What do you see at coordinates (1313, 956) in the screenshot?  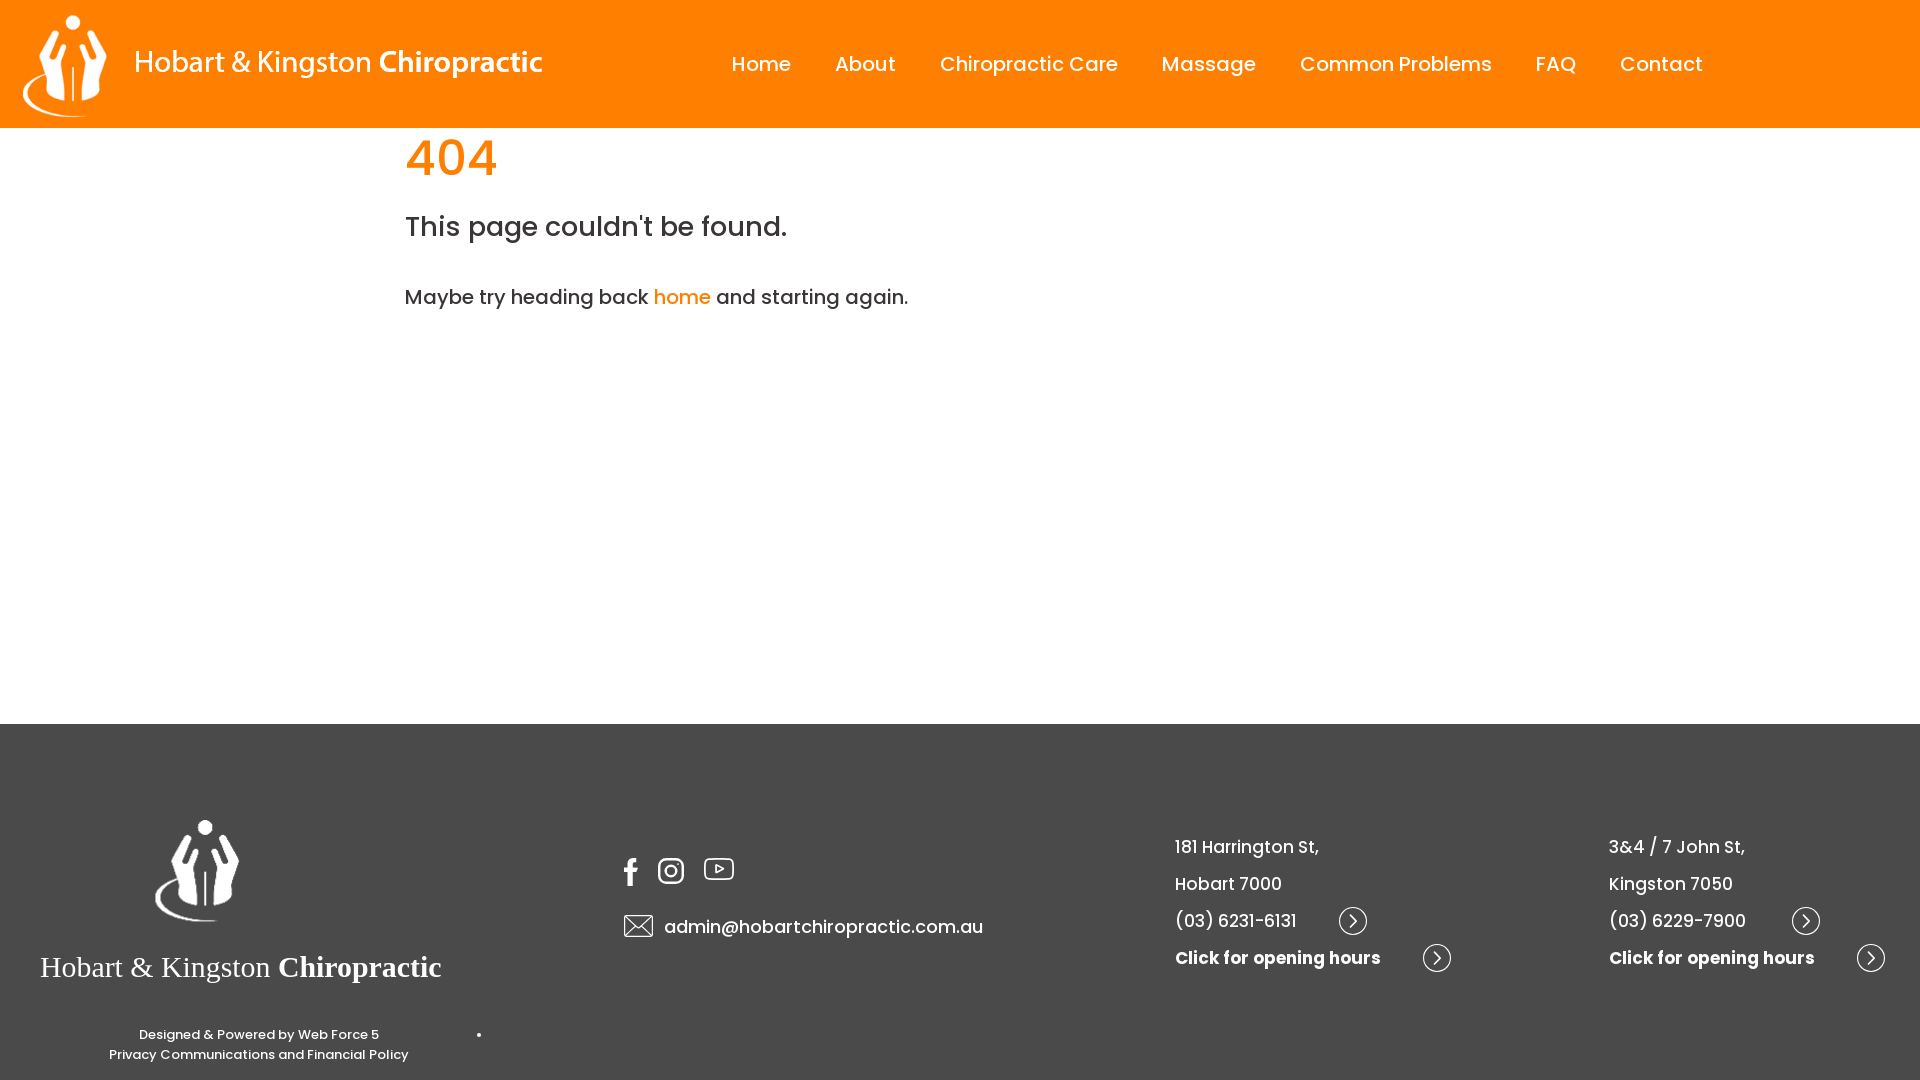 I see `'Click for opening hours'` at bounding box center [1313, 956].